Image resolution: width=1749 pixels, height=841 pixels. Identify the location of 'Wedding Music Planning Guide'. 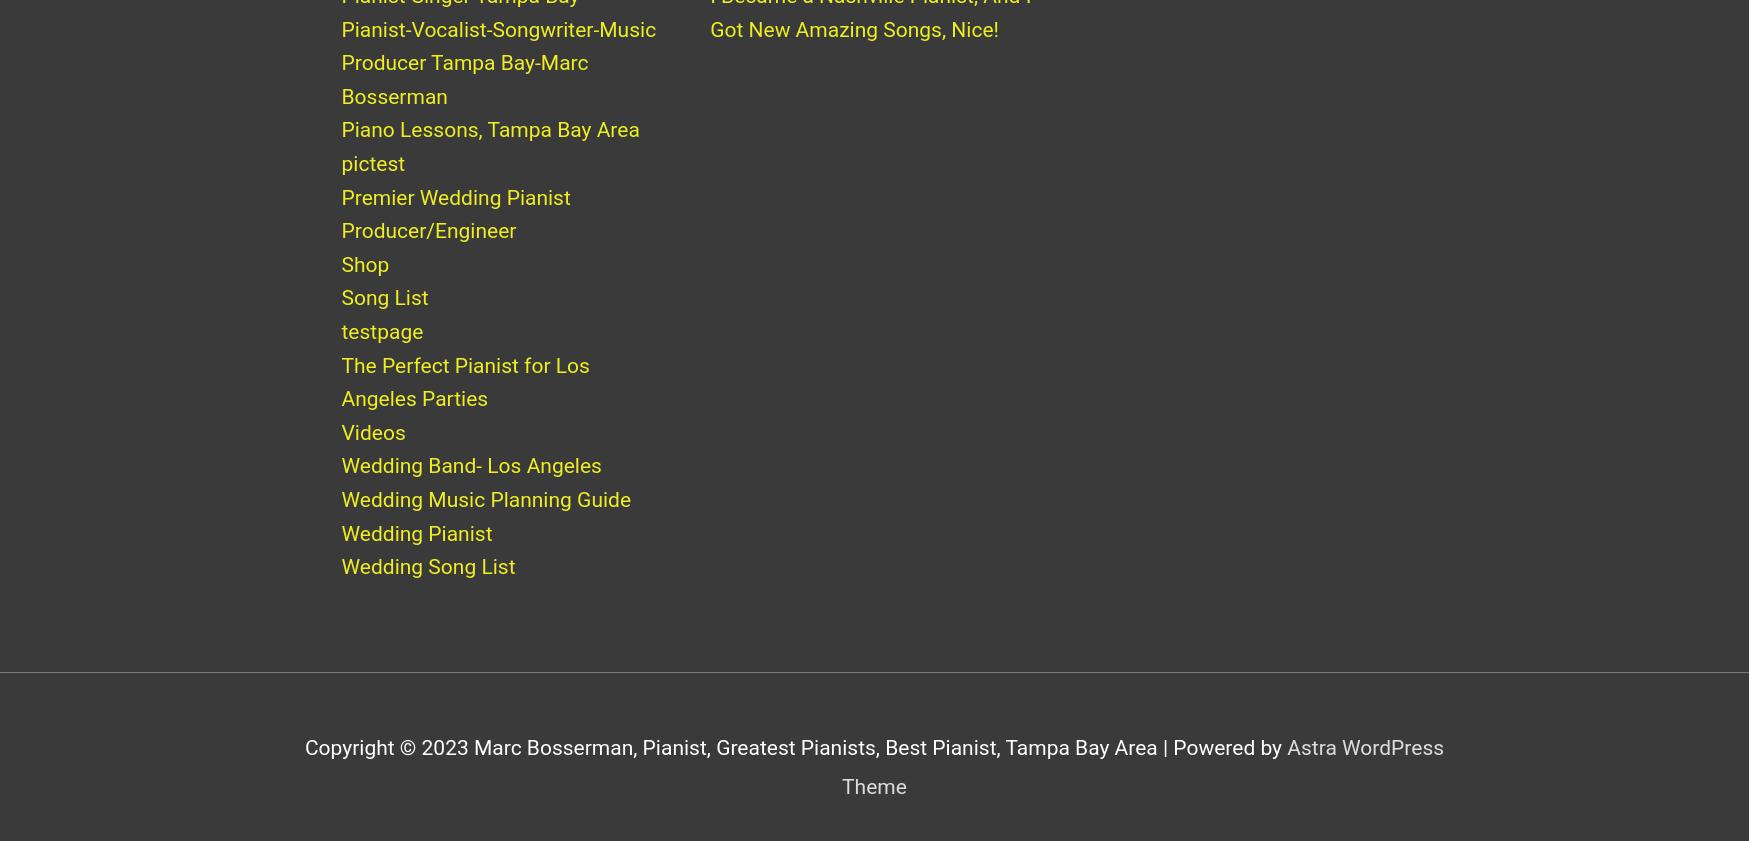
(341, 518).